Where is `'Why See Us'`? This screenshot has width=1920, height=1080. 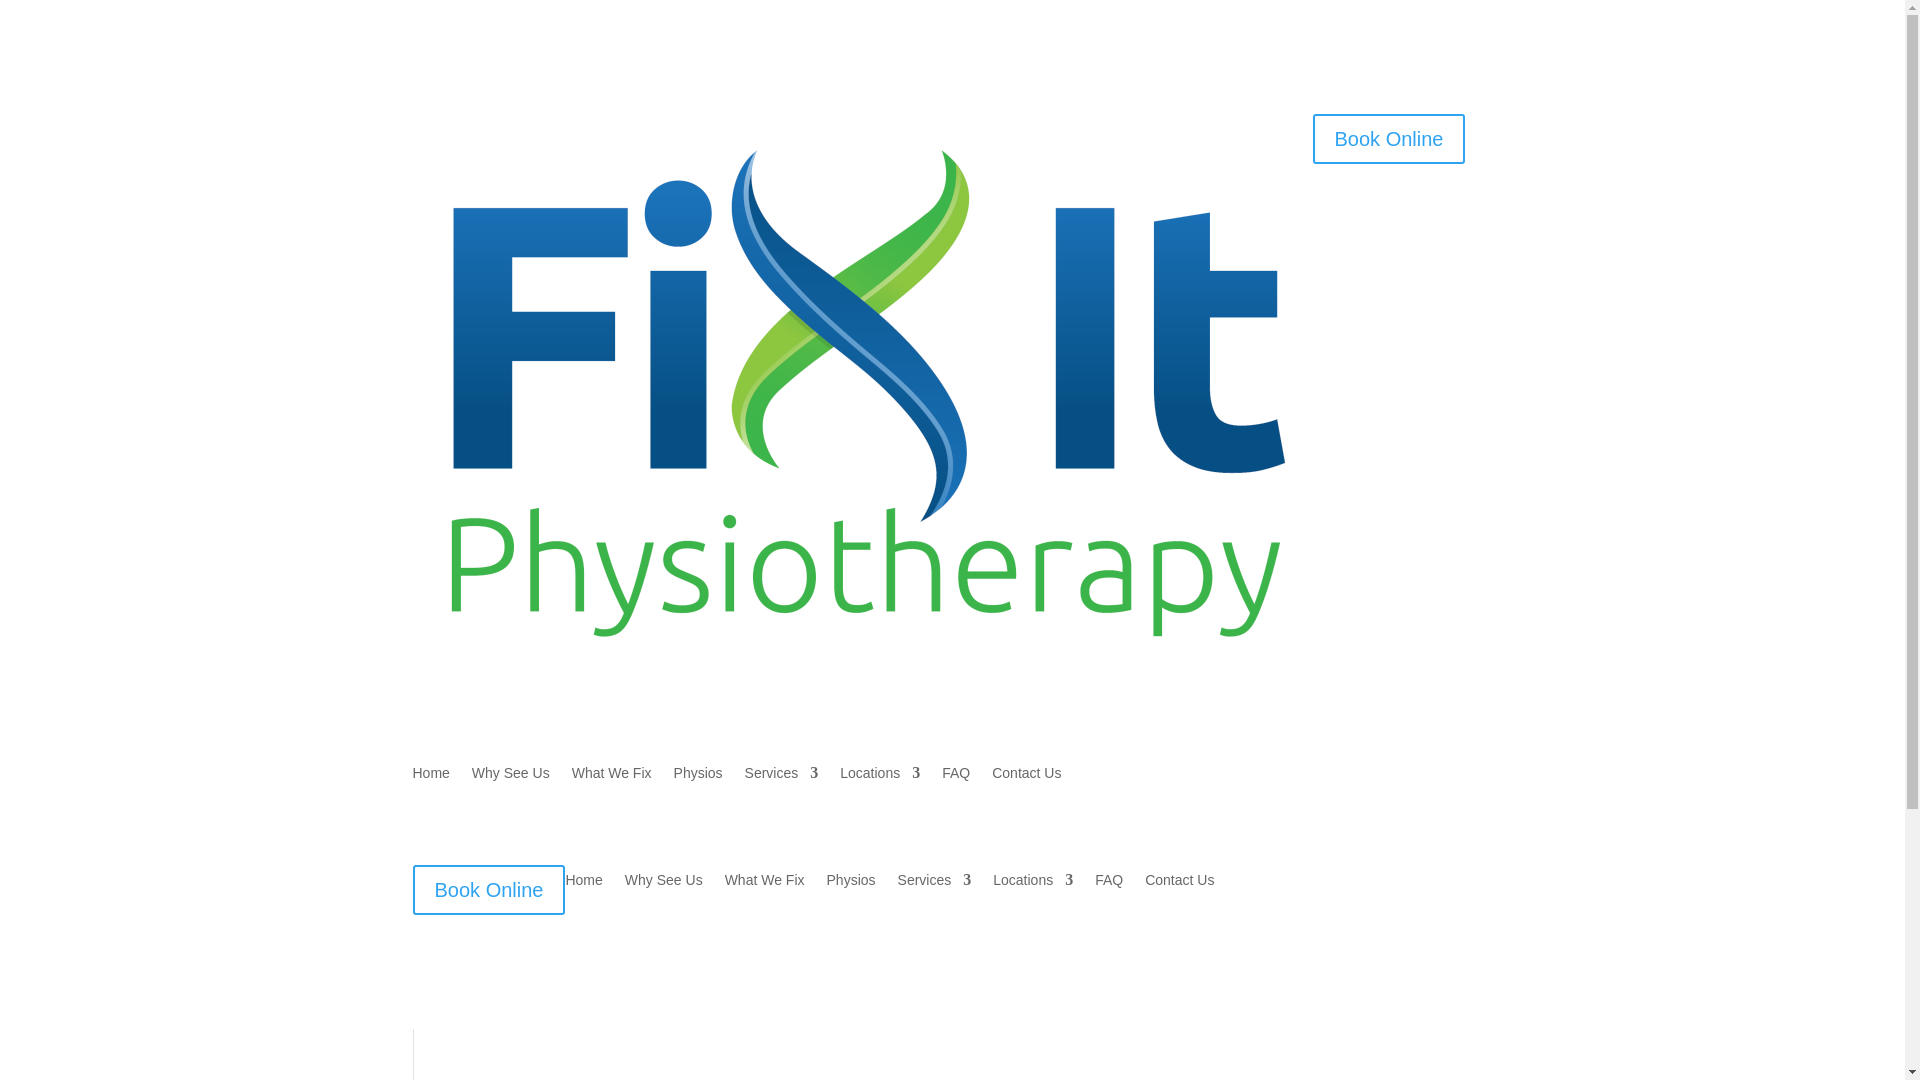
'Why See Us' is located at coordinates (623, 882).